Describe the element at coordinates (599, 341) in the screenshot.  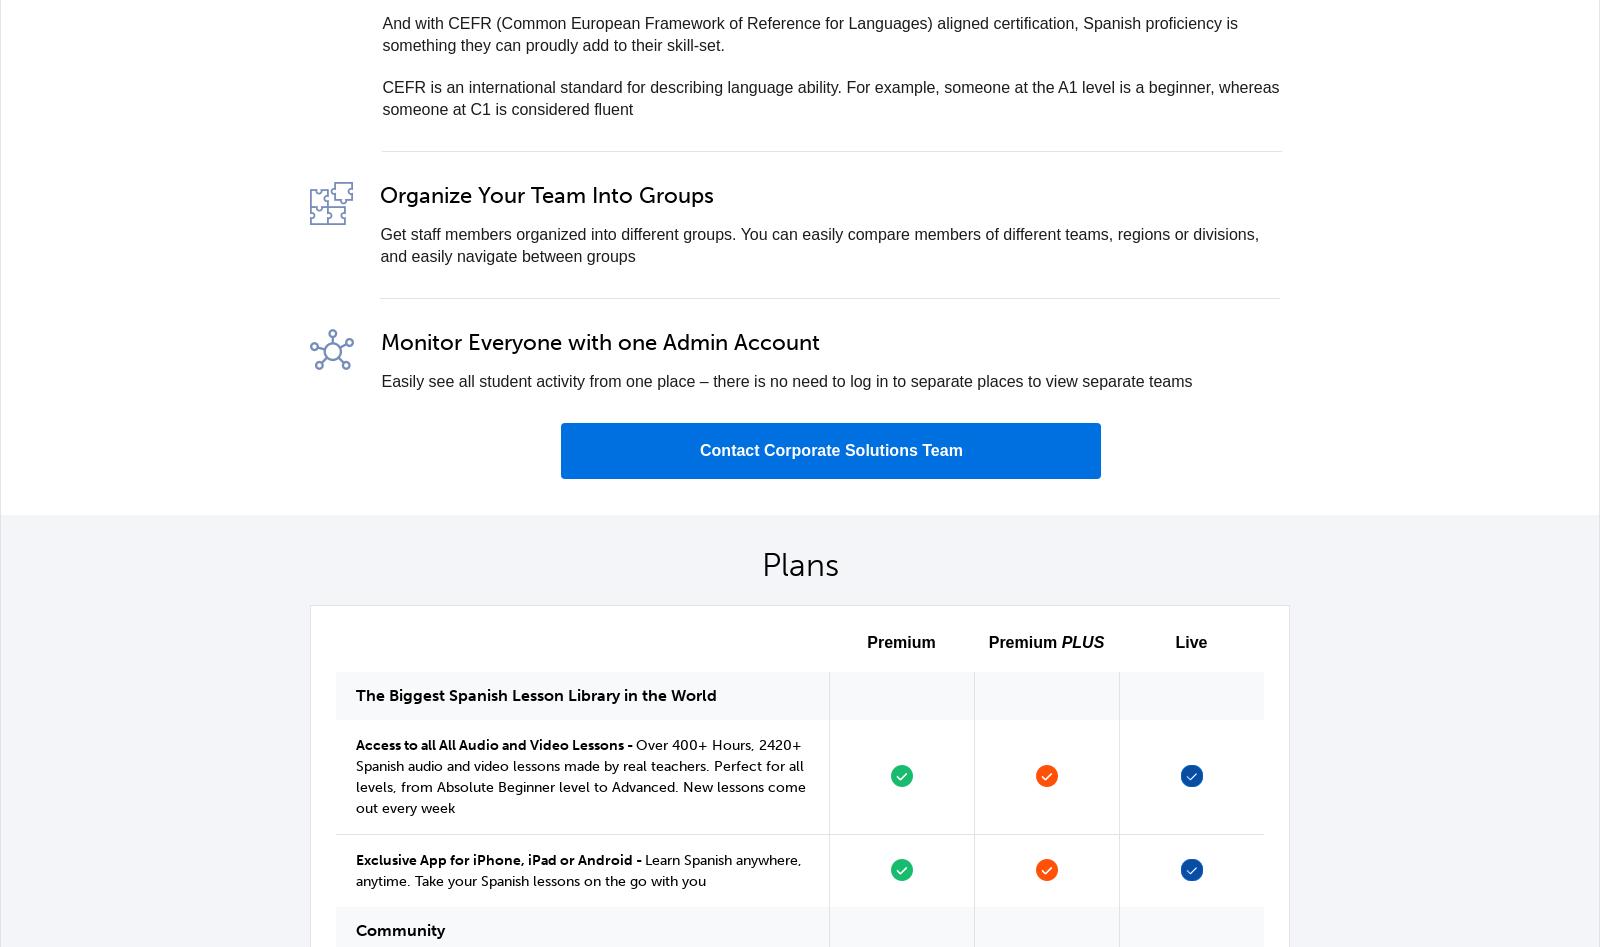
I see `'Monitor Everyone with one Admin Account'` at that location.